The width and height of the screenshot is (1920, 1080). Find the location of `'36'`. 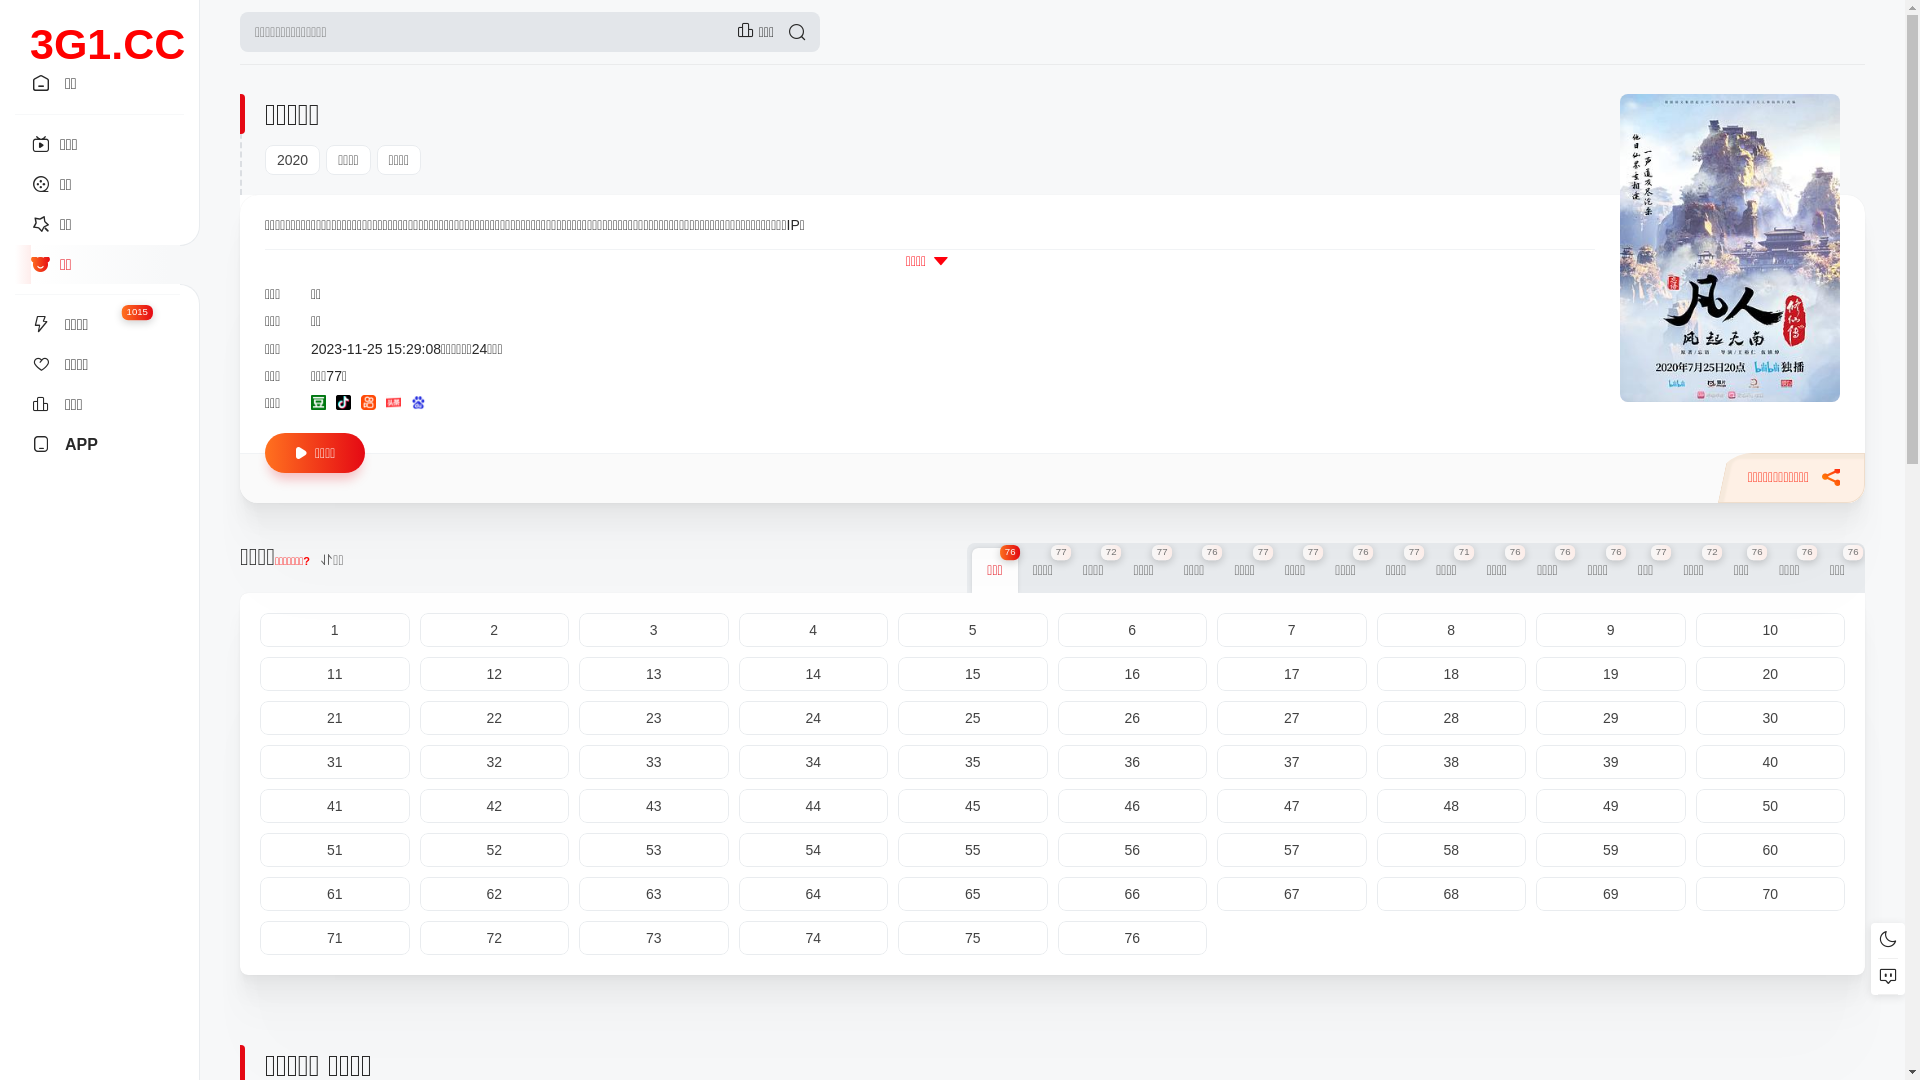

'36' is located at coordinates (1132, 762).